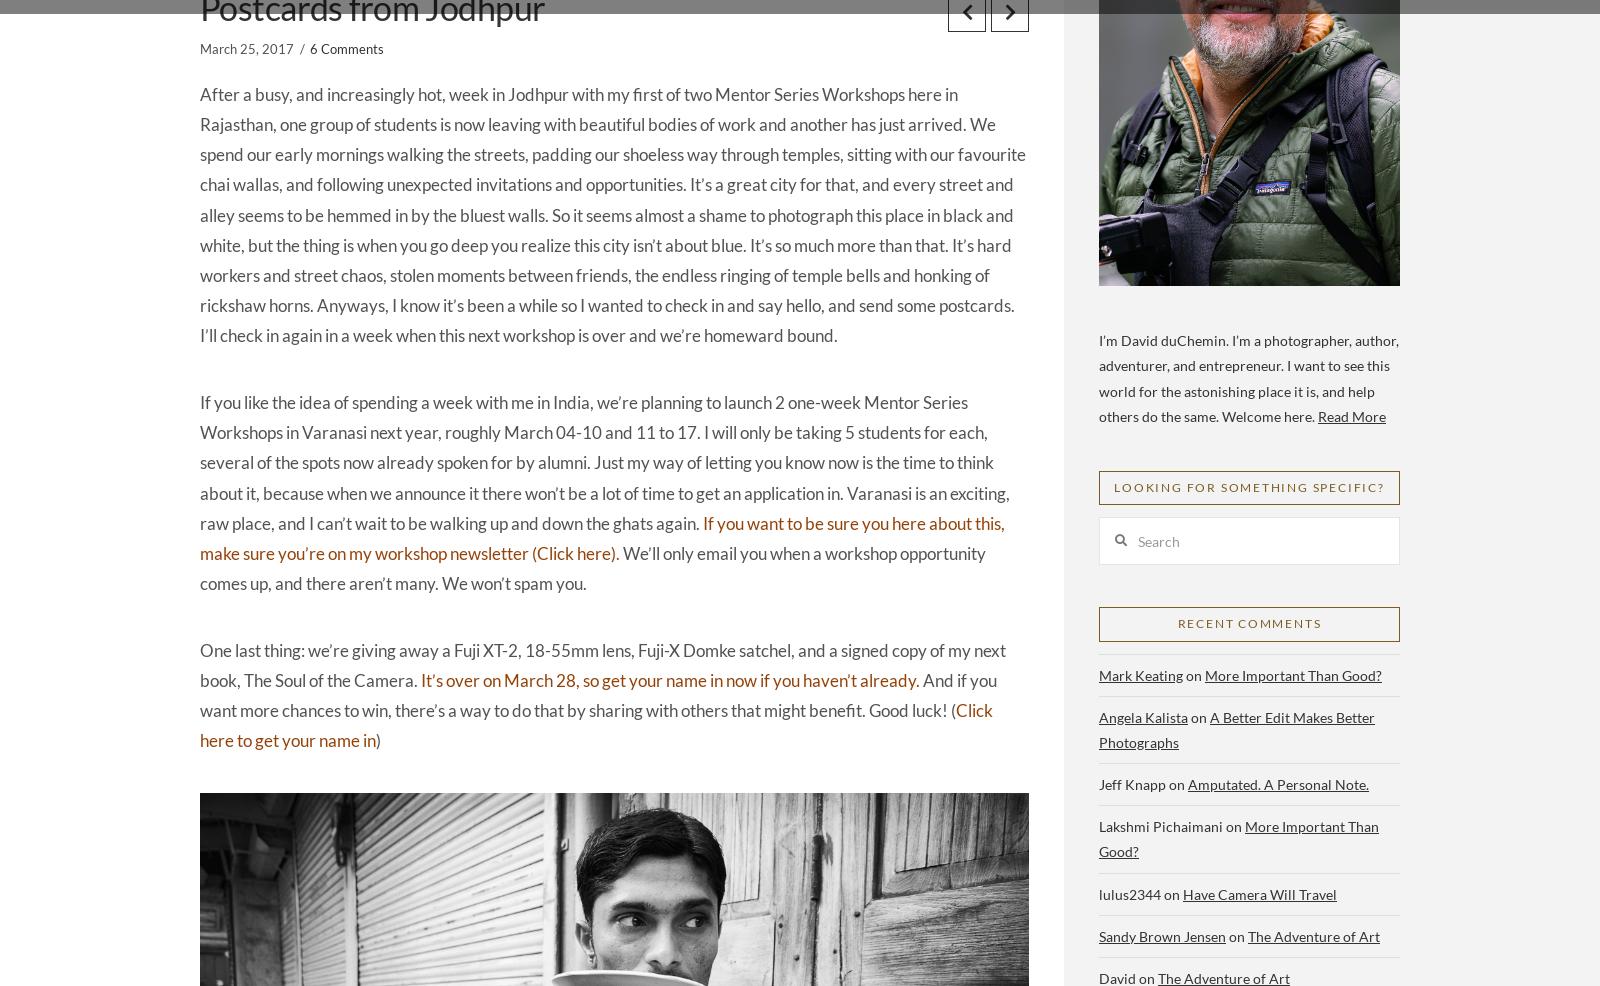 This screenshot has height=986, width=1600. What do you see at coordinates (1247, 486) in the screenshot?
I see `'Looking for Something Specific?'` at bounding box center [1247, 486].